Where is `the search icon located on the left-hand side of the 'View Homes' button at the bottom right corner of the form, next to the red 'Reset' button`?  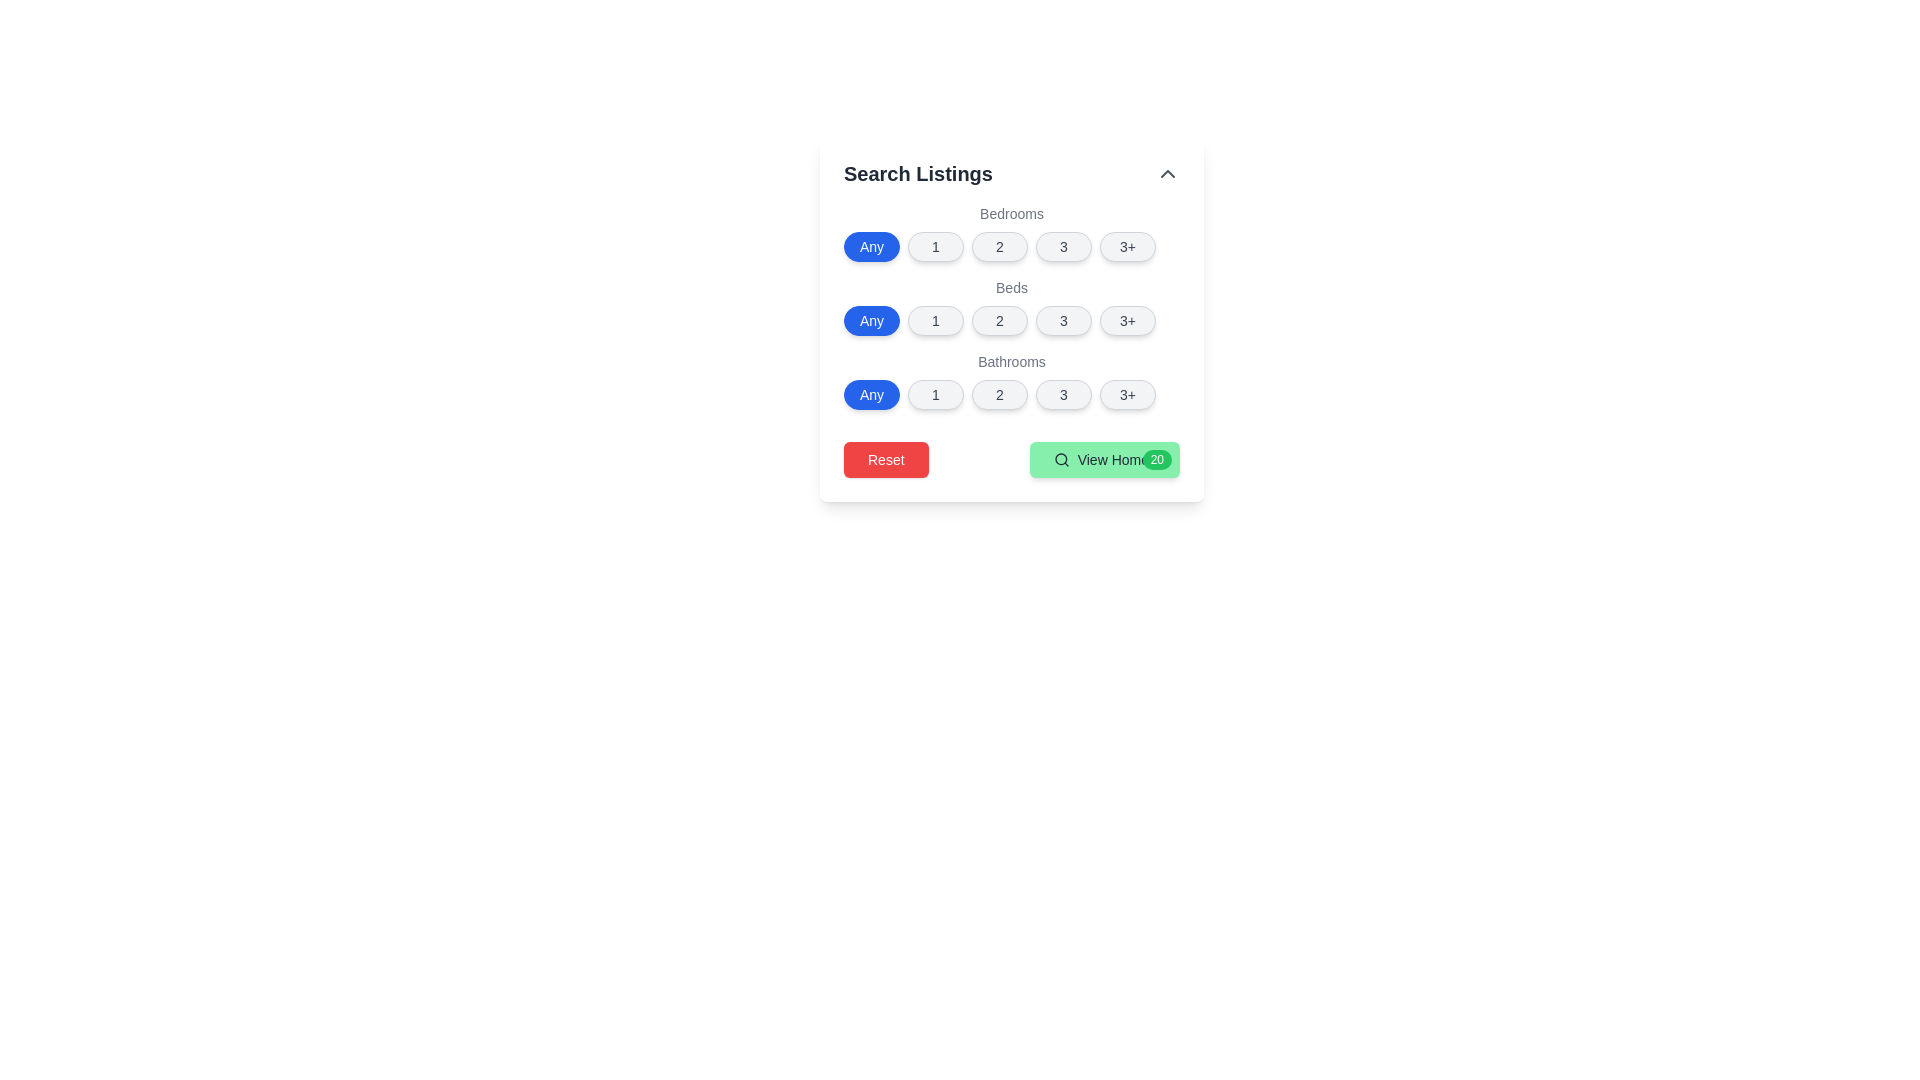 the search icon located on the left-hand side of the 'View Homes' button at the bottom right corner of the form, next to the red 'Reset' button is located at coordinates (1060, 459).